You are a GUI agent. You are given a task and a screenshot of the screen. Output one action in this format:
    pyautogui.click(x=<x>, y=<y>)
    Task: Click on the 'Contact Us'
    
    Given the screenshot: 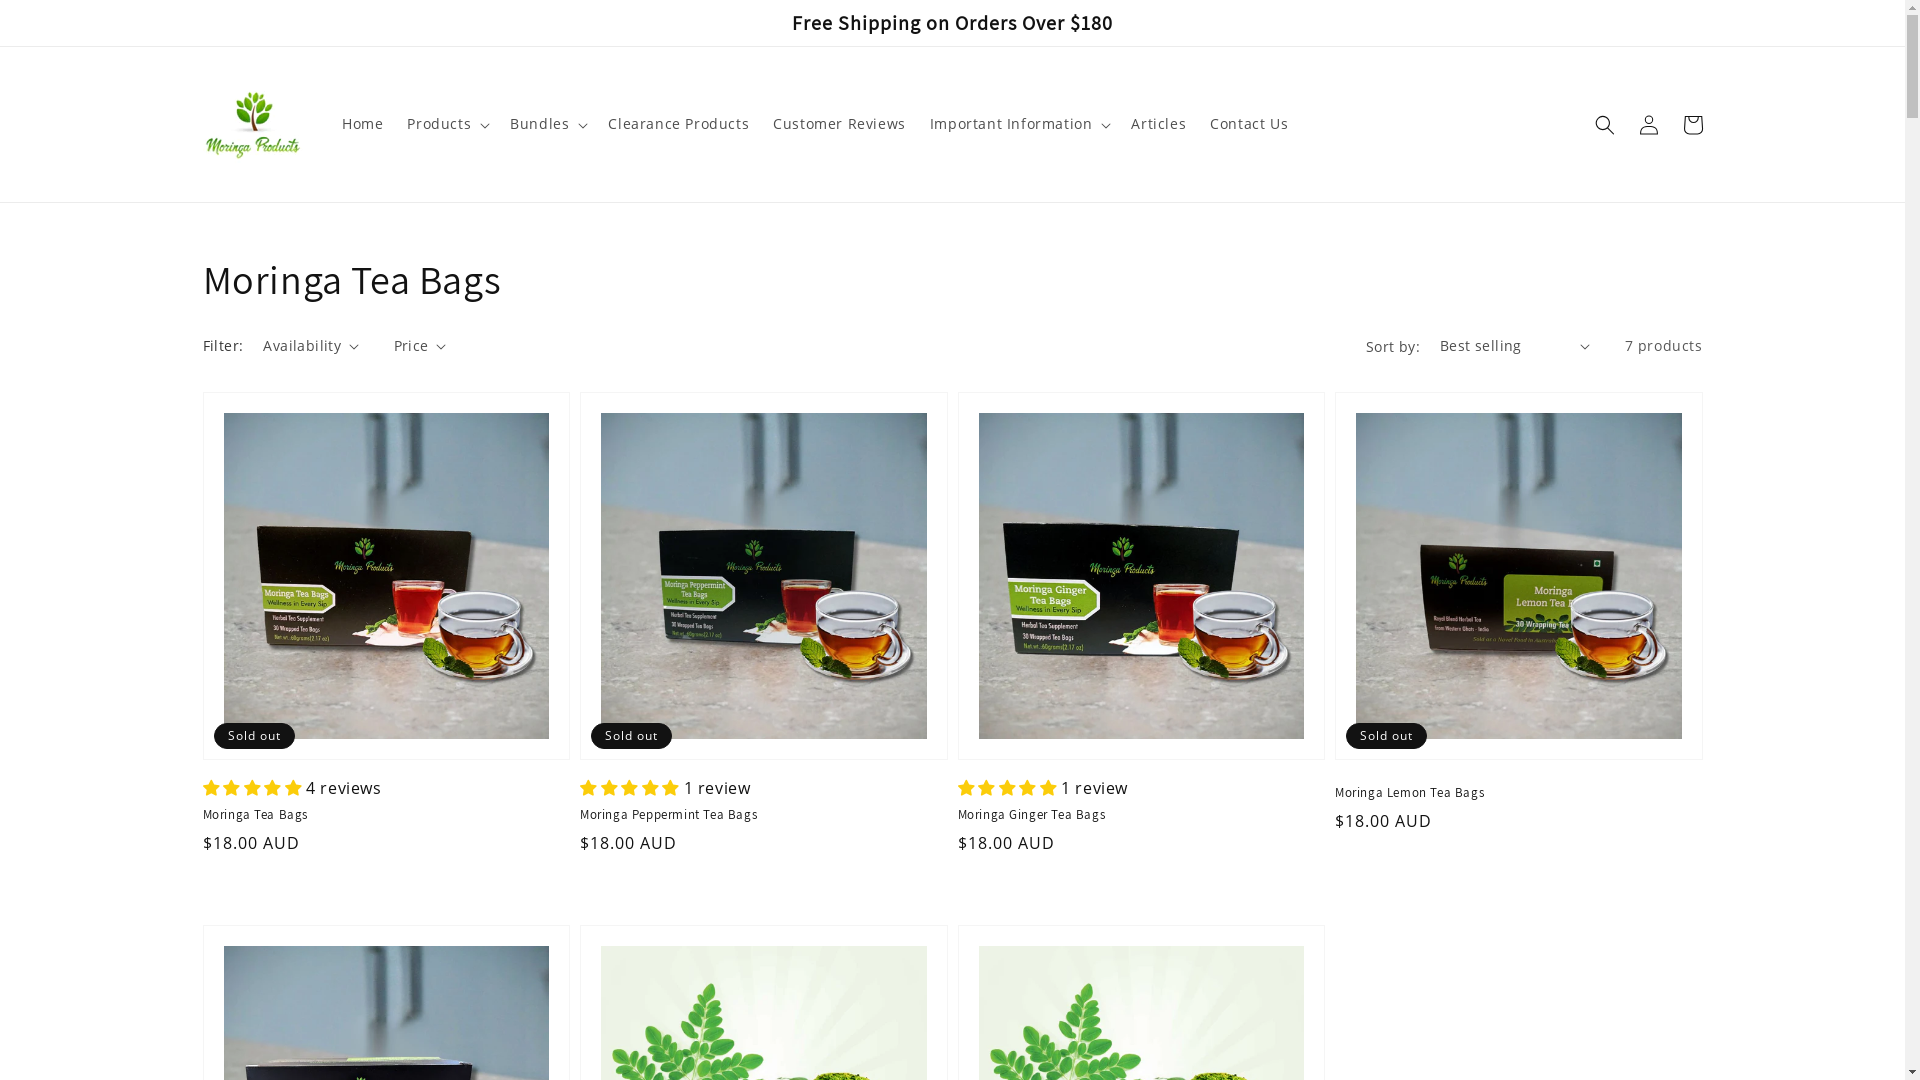 What is the action you would take?
    pyautogui.click(x=1247, y=123)
    